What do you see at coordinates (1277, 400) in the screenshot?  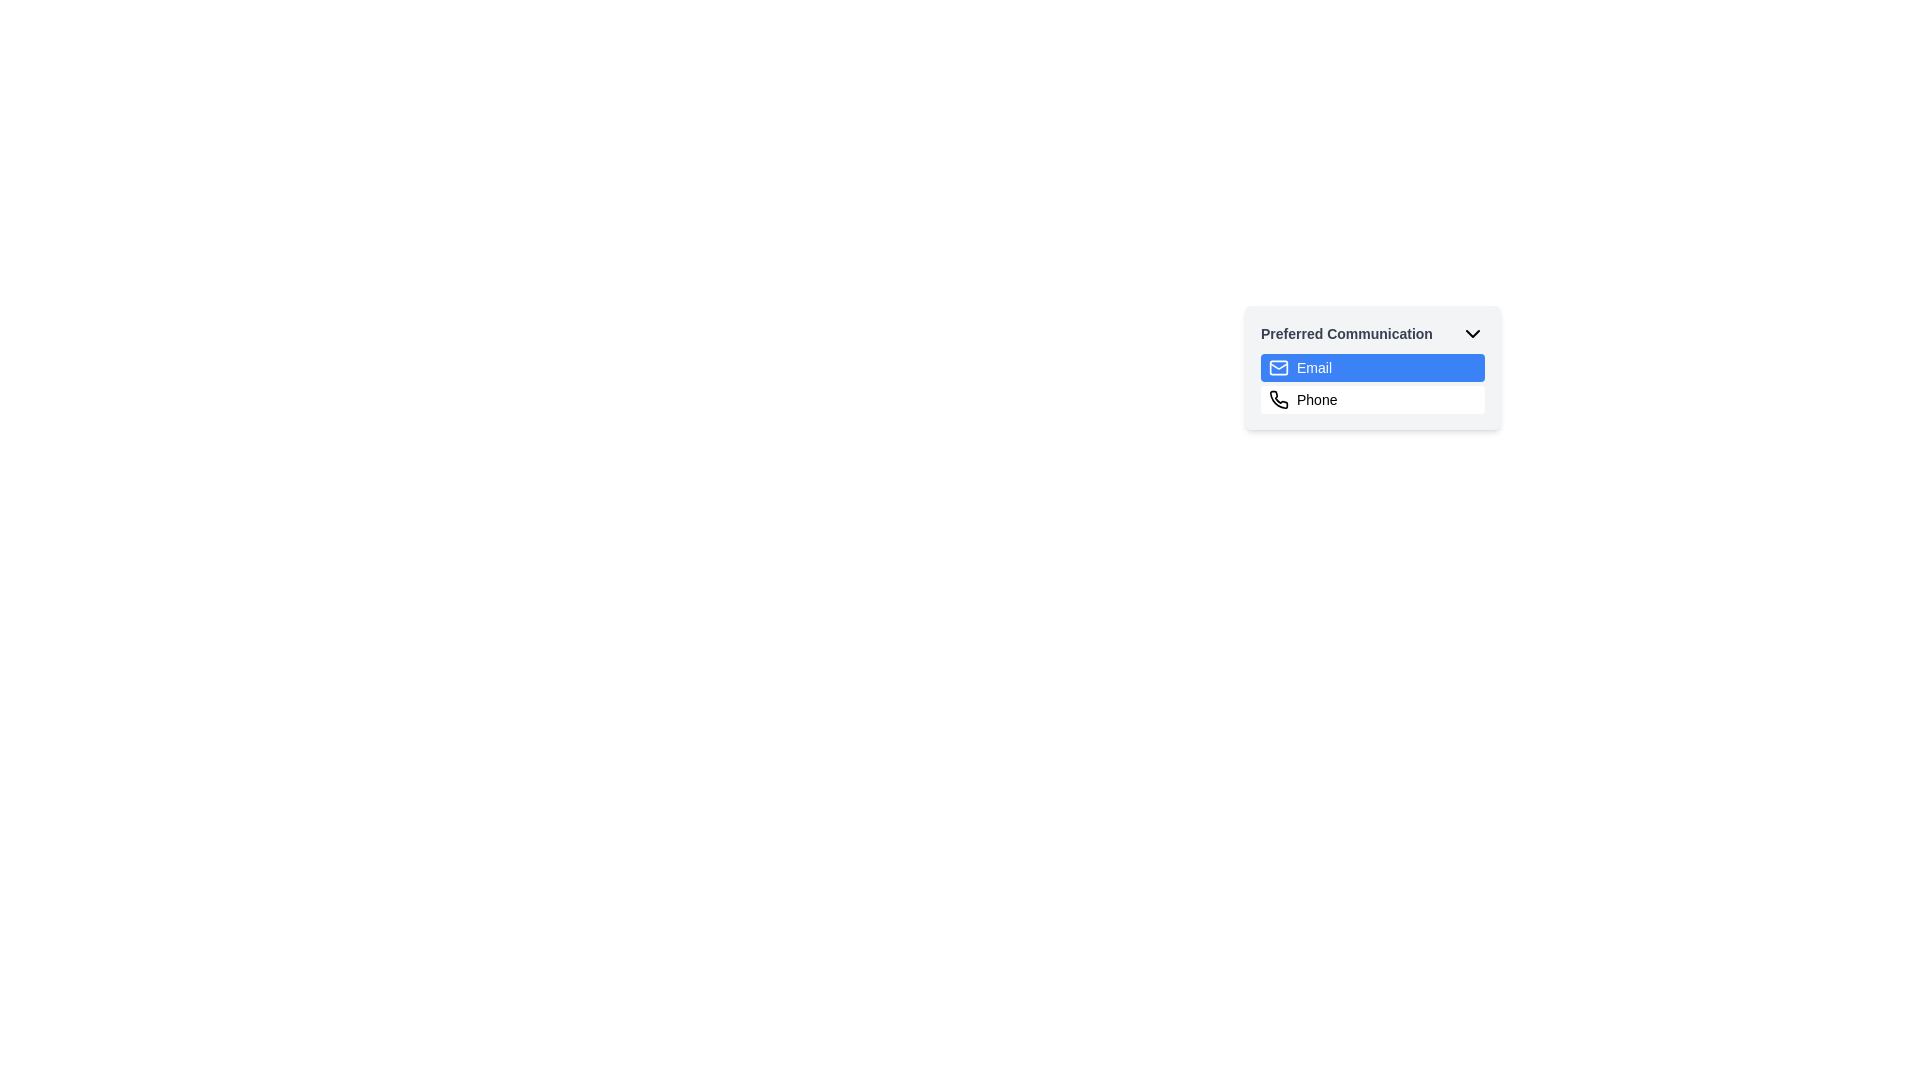 I see `the phone receiver icon in the dropdown menu labeled 'Phone' under 'Preferred Communication'` at bounding box center [1277, 400].